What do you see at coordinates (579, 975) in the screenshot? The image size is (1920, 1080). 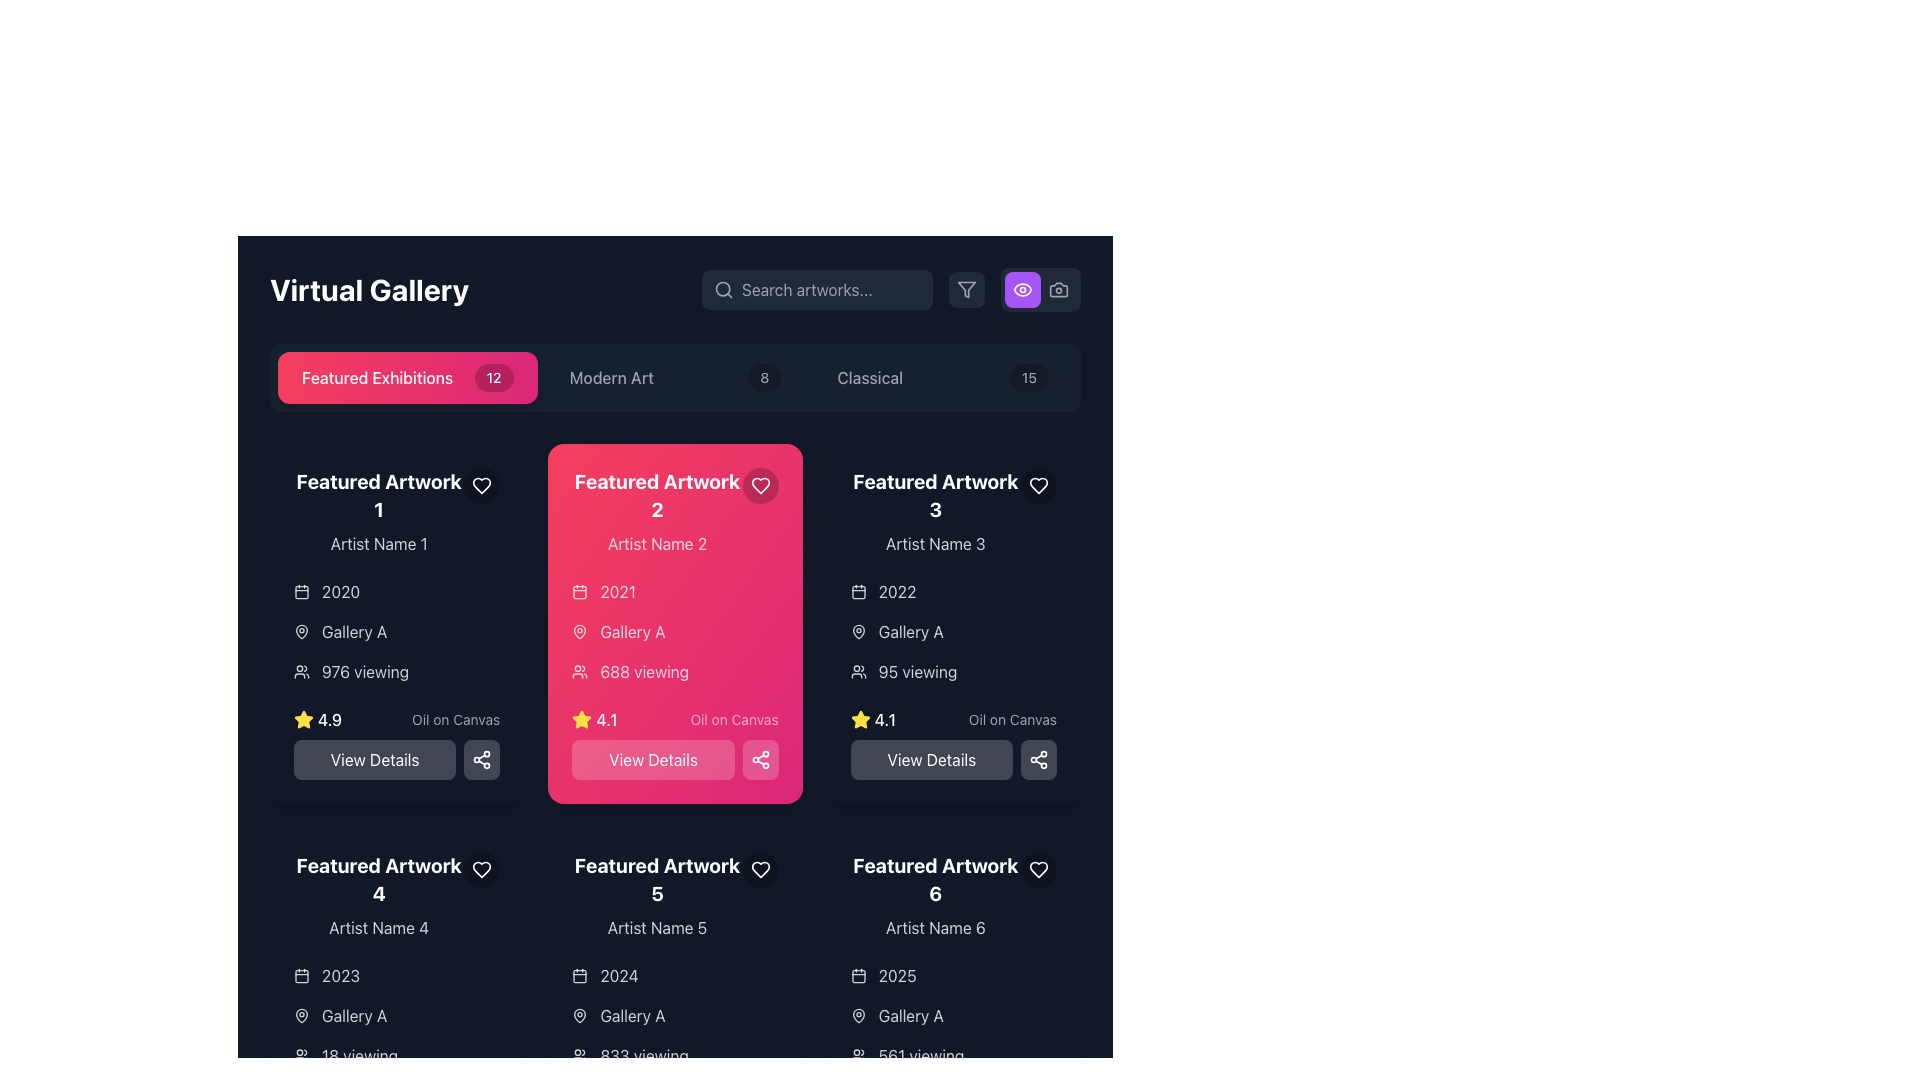 I see `the graphical shape element of the calendar icon located at the center of the calendar icon, which is adjacent to the textual label under 'Featured Artwork 5'` at bounding box center [579, 975].